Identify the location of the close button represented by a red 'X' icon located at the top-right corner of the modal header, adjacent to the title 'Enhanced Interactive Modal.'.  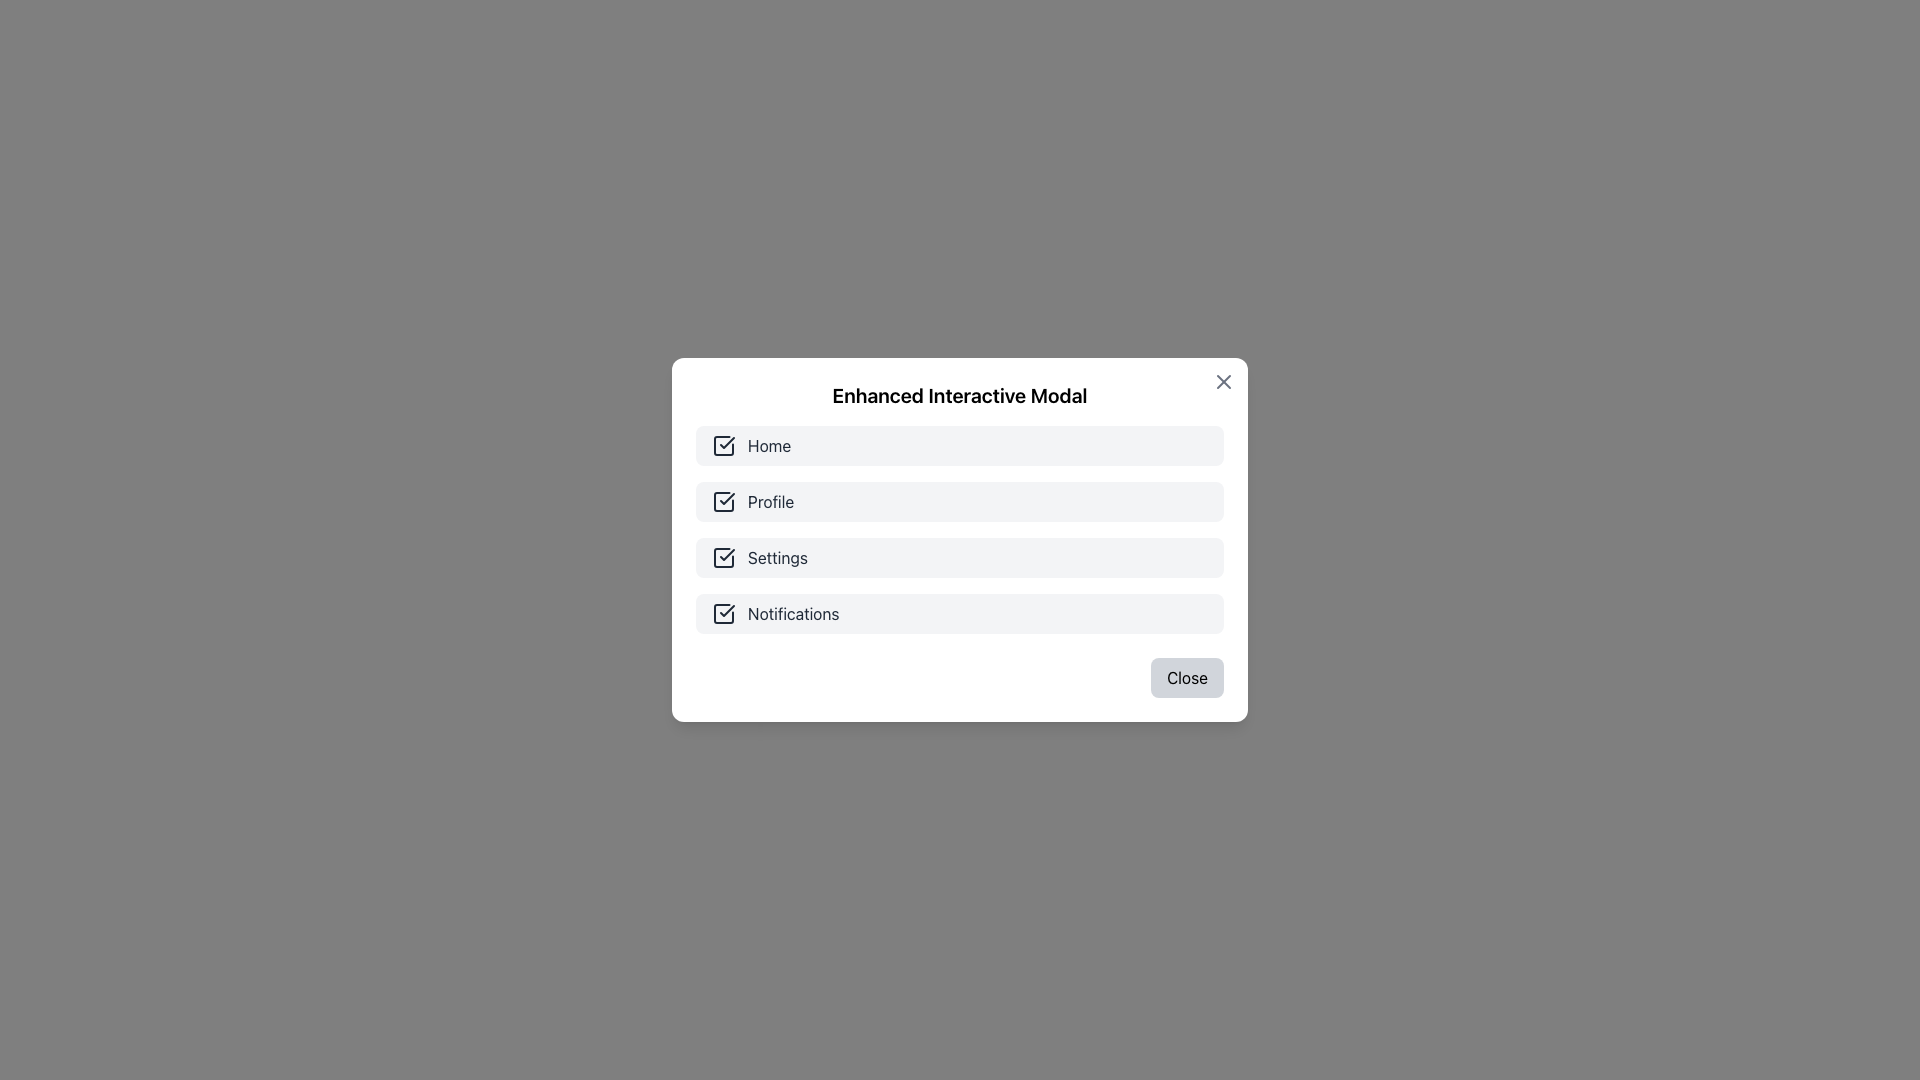
(1223, 381).